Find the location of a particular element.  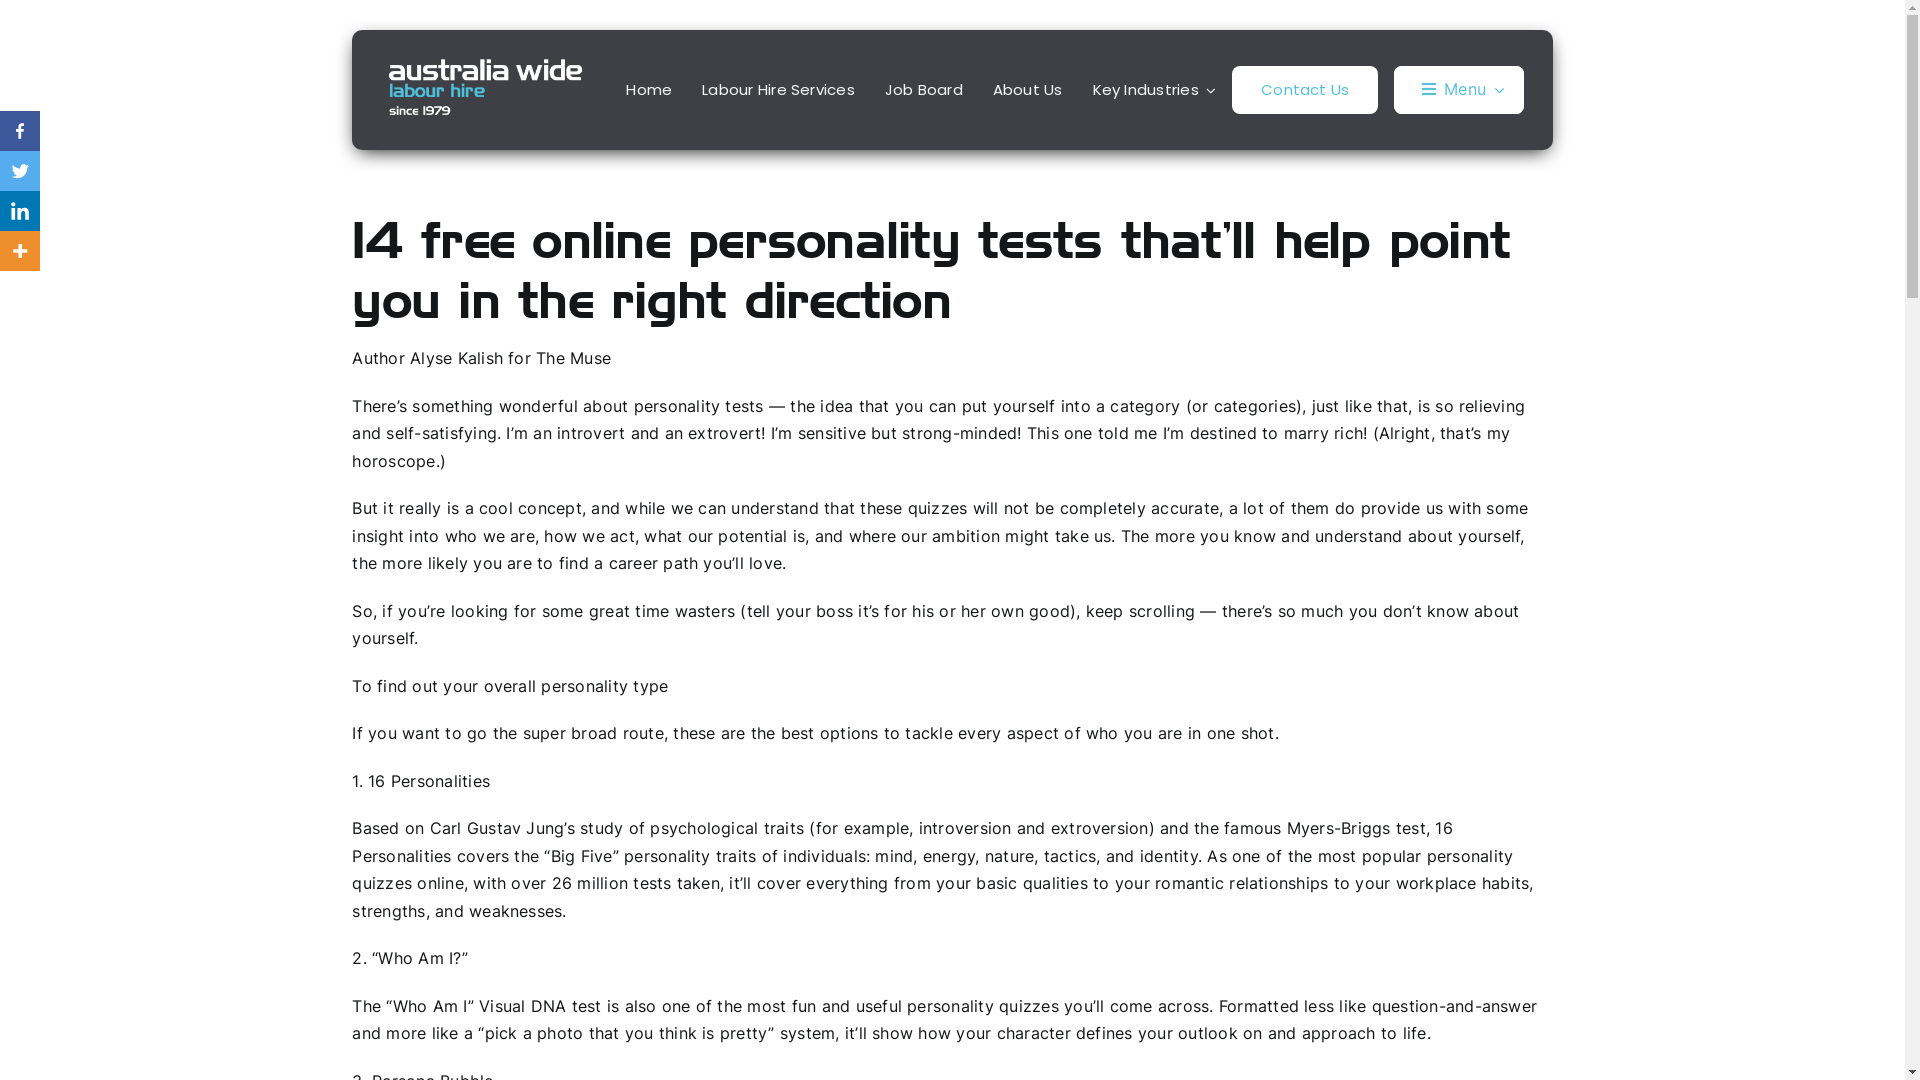

'Labour Hire Services' is located at coordinates (777, 88).